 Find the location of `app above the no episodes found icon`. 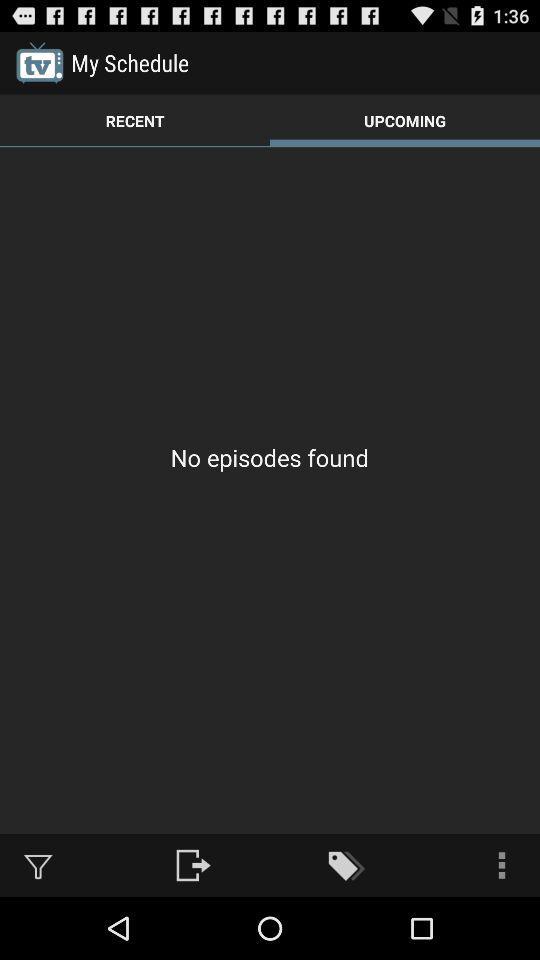

app above the no episodes found icon is located at coordinates (405, 120).